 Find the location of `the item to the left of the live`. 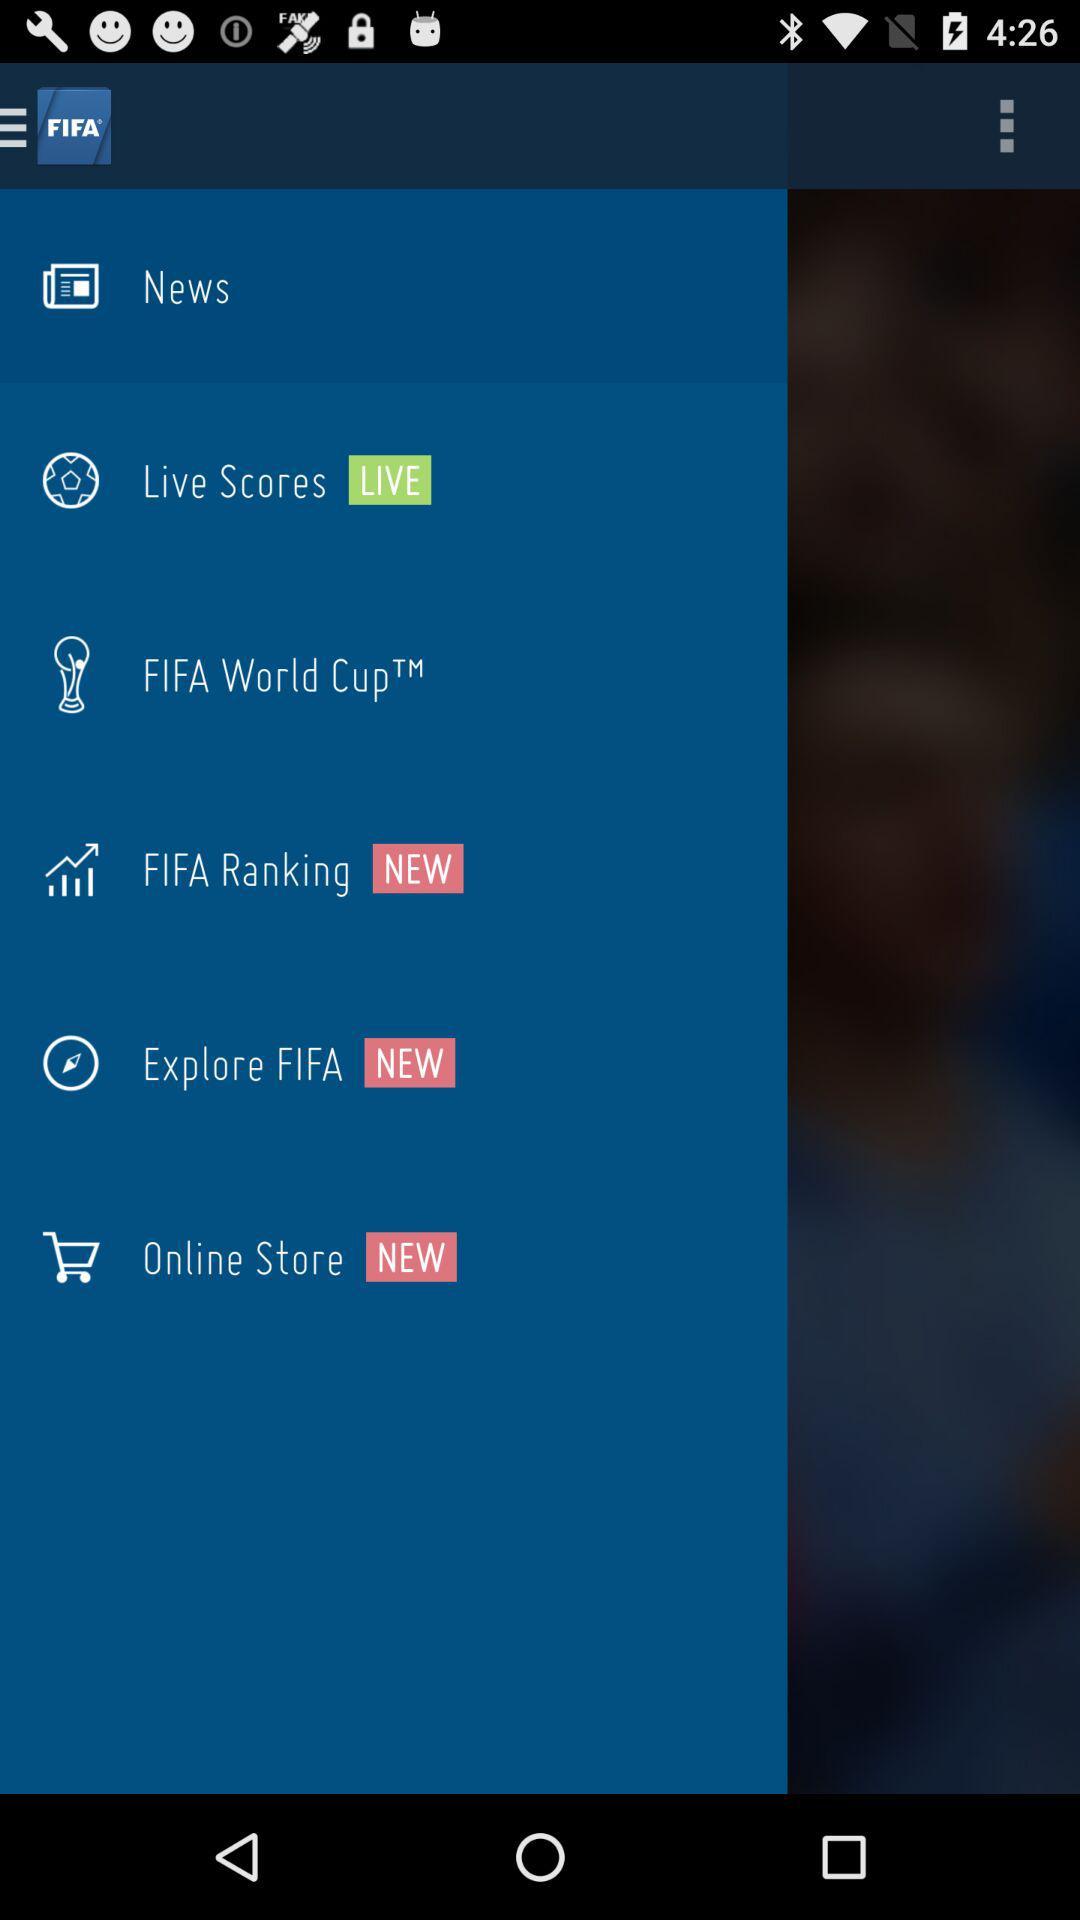

the item to the left of the live is located at coordinates (233, 480).